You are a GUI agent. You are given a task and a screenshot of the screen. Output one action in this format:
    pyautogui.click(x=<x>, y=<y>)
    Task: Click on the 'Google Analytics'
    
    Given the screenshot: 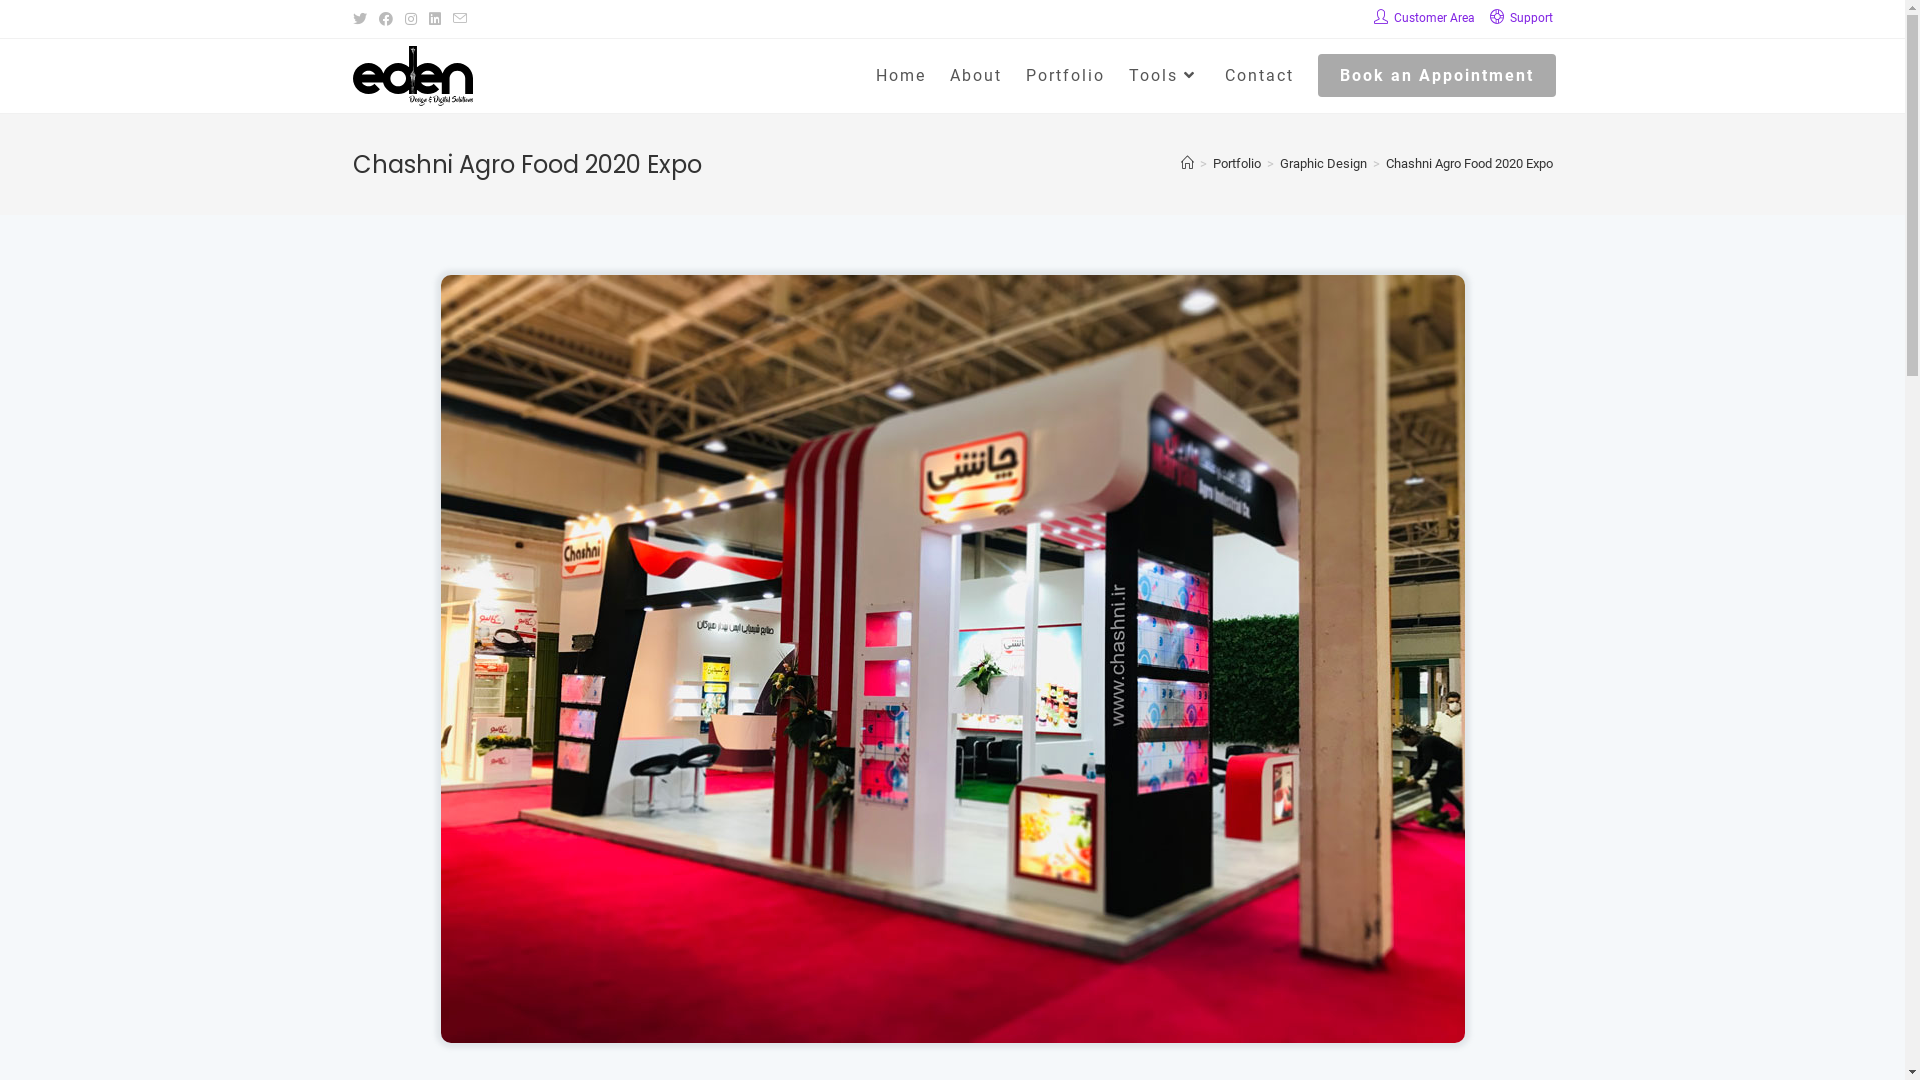 What is the action you would take?
    pyautogui.click(x=1102, y=948)
    